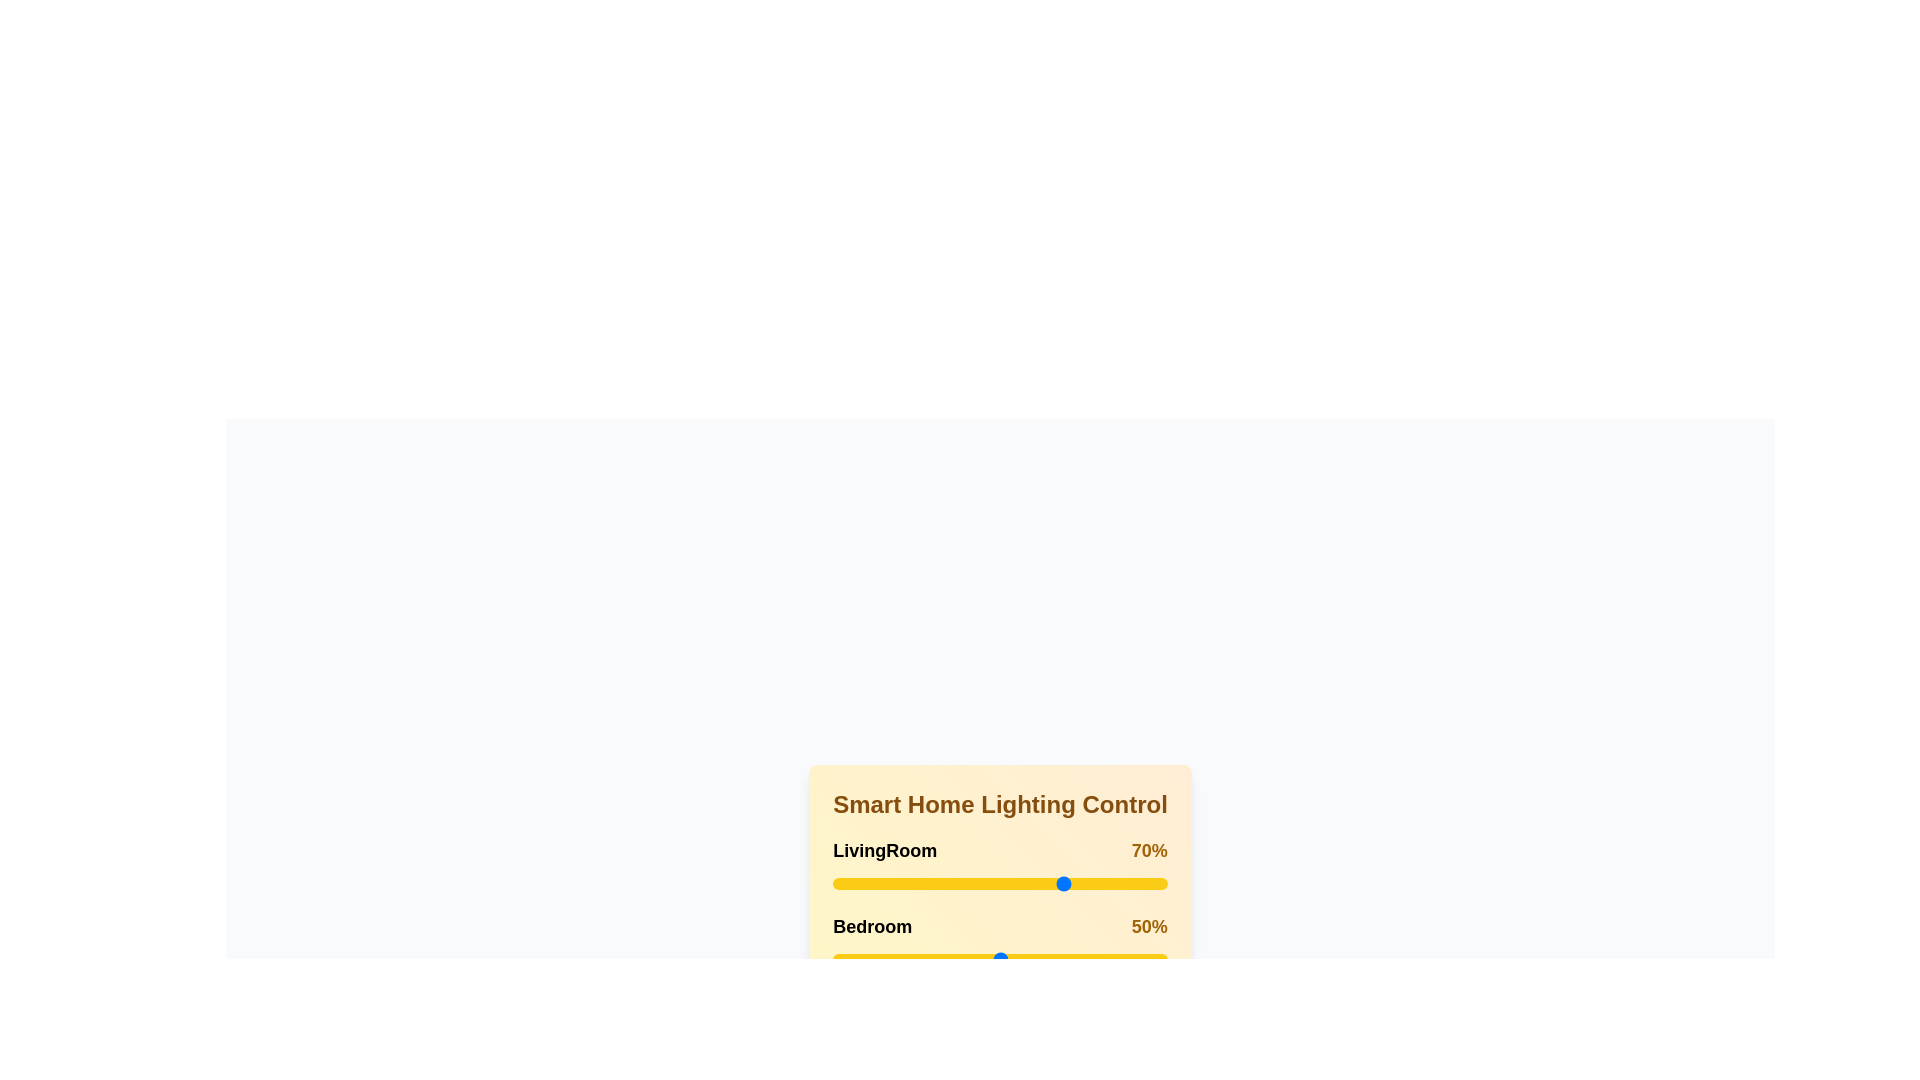 The width and height of the screenshot is (1920, 1080). What do you see at coordinates (1007, 882) in the screenshot?
I see `the lighting control value` at bounding box center [1007, 882].